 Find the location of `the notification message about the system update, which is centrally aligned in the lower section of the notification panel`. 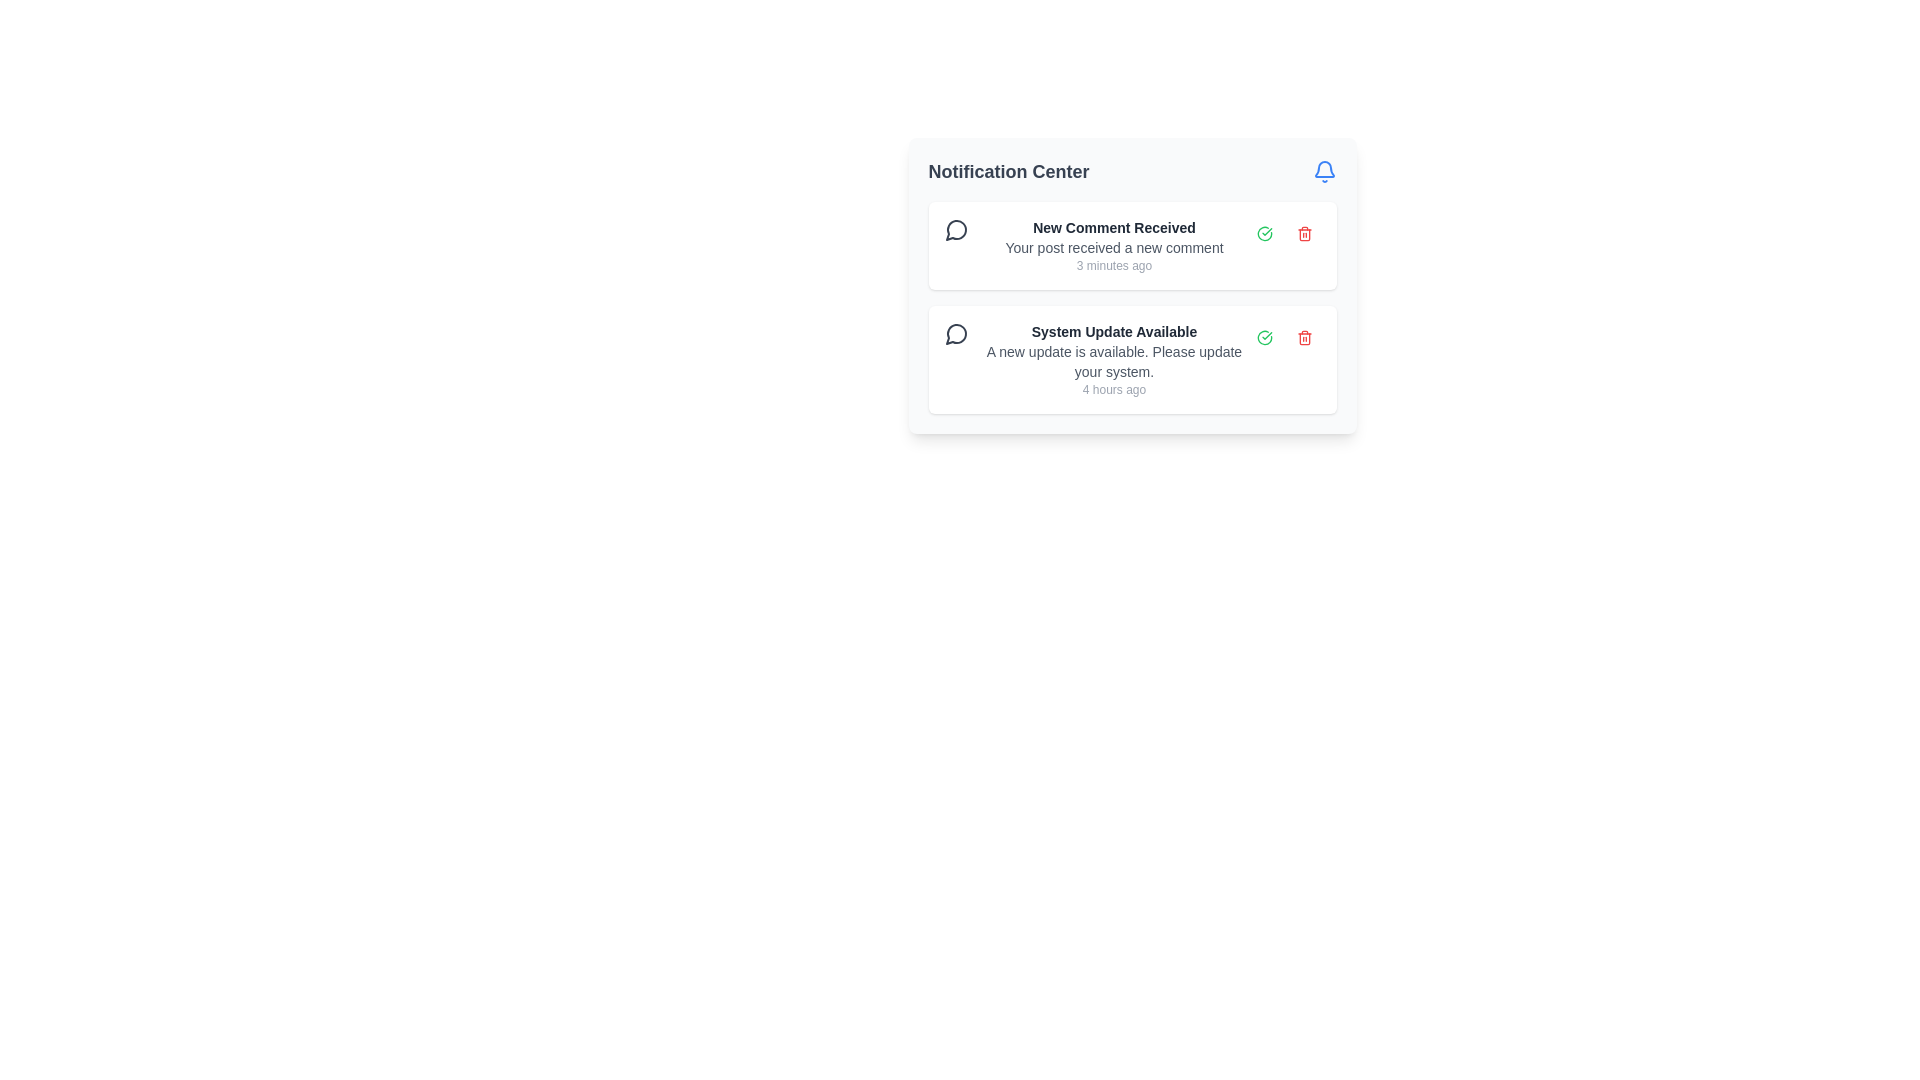

the notification message about the system update, which is centrally aligned in the lower section of the notification panel is located at coordinates (1113, 358).